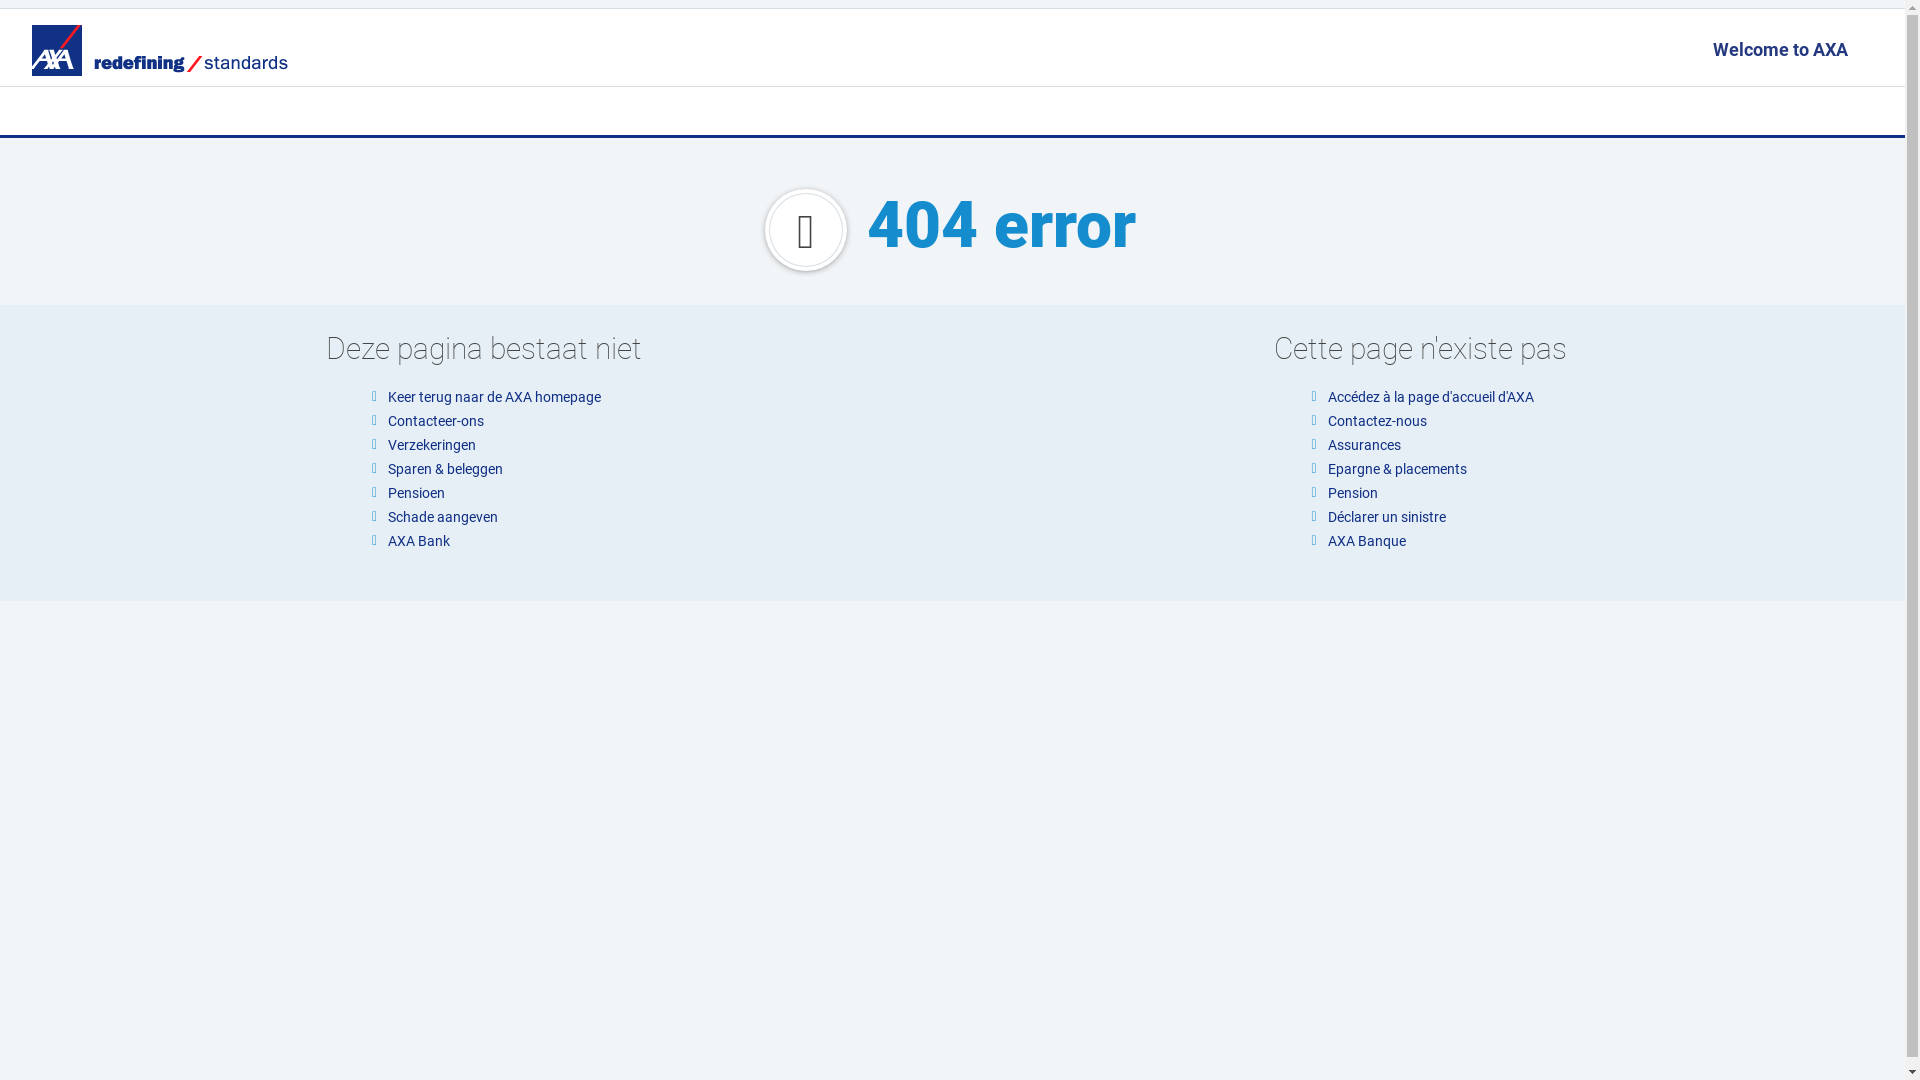  What do you see at coordinates (1376, 419) in the screenshot?
I see `'Contactez-nous'` at bounding box center [1376, 419].